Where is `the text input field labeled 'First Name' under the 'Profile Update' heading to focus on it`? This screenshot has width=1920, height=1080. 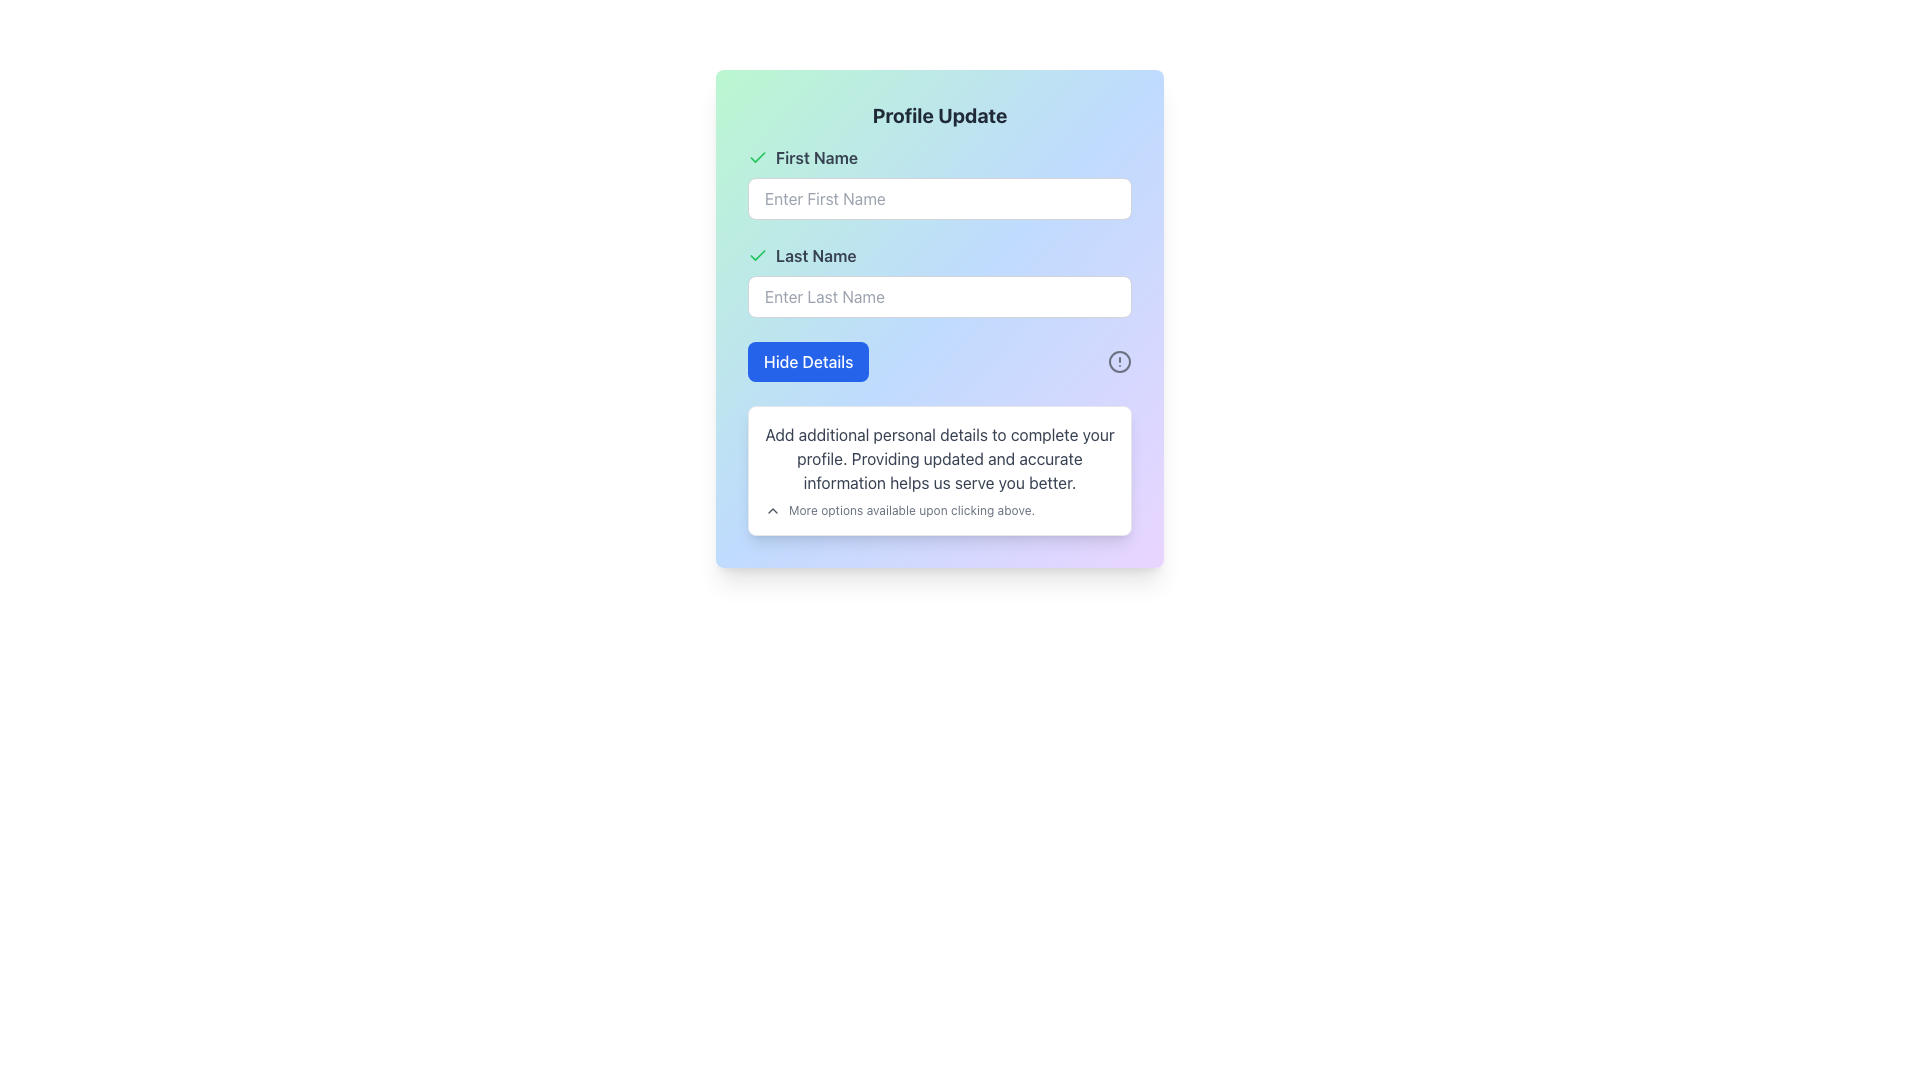 the text input field labeled 'First Name' under the 'Profile Update' heading to focus on it is located at coordinates (939, 182).